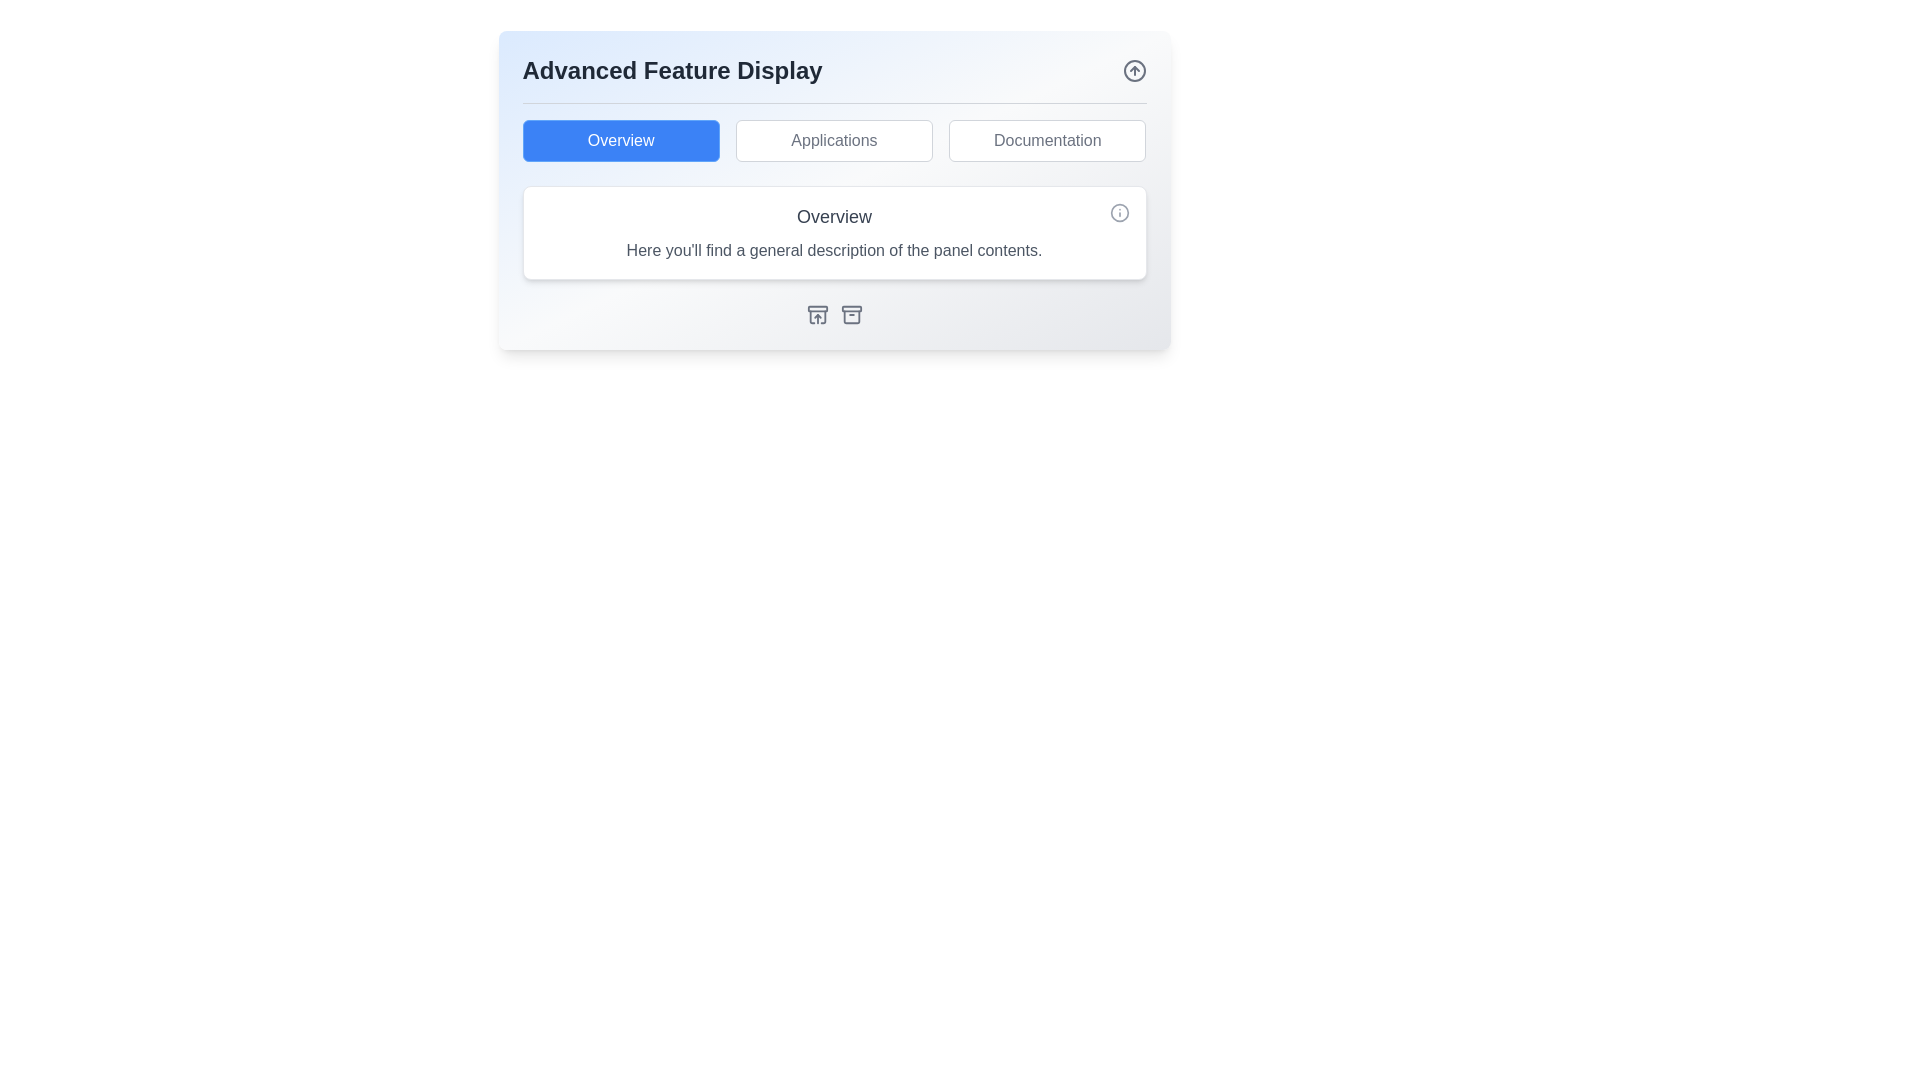 This screenshot has width=1920, height=1080. I want to click on the Icon button representing a restore action, located to the left of the trash can icon in the modal interface, so click(817, 315).